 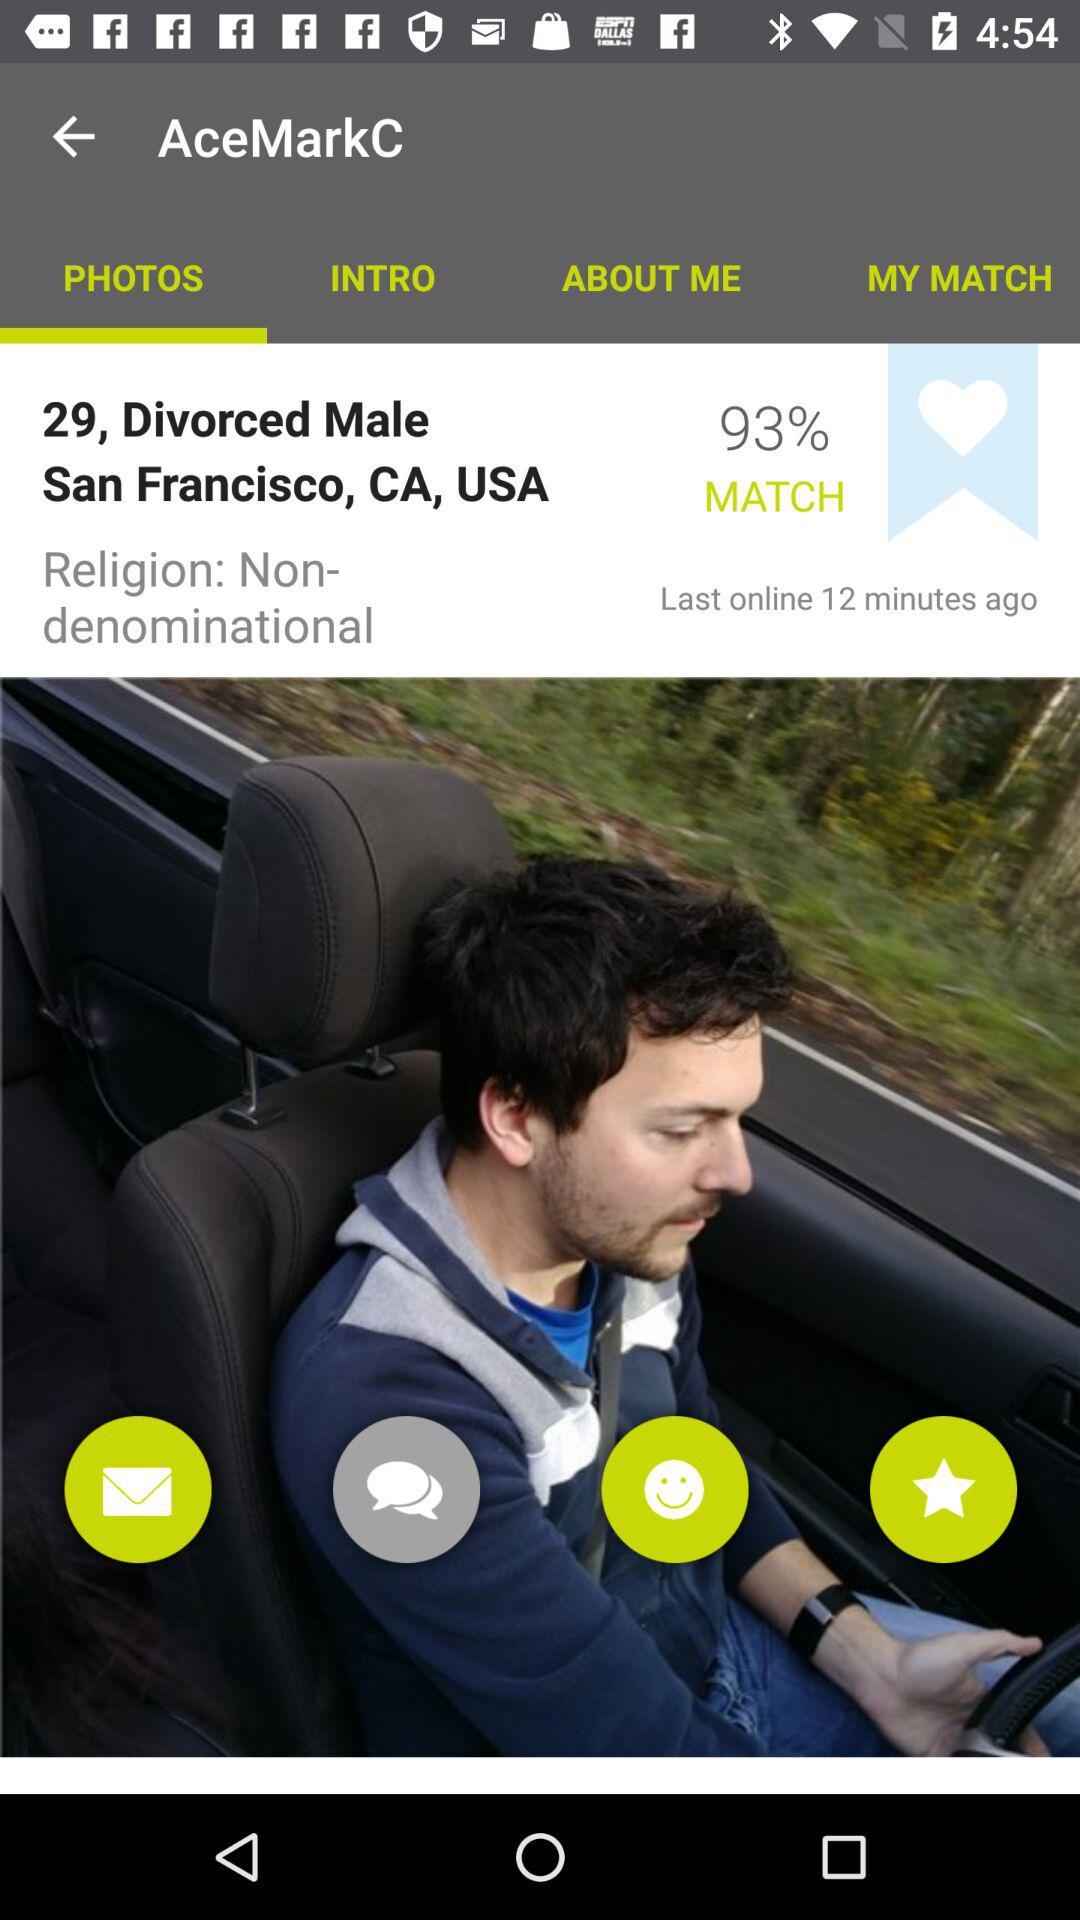 I want to click on bookmark, so click(x=962, y=441).